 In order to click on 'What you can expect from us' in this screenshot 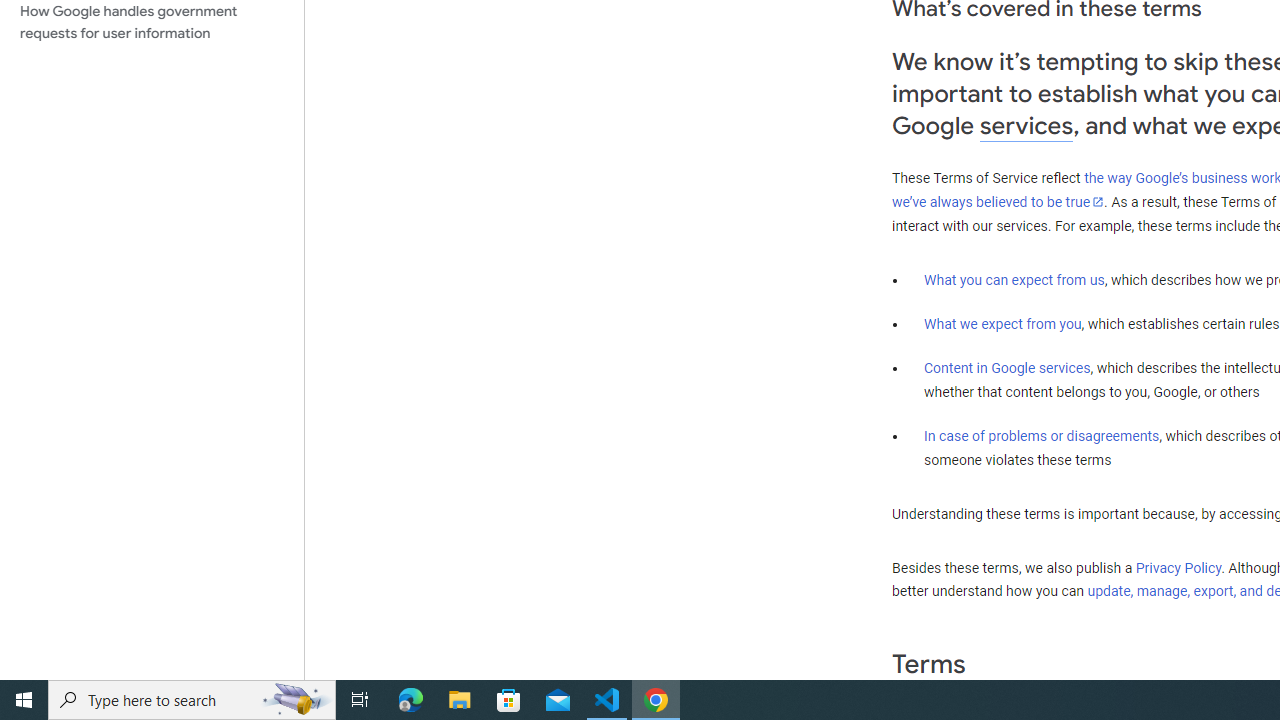, I will do `click(1014, 279)`.